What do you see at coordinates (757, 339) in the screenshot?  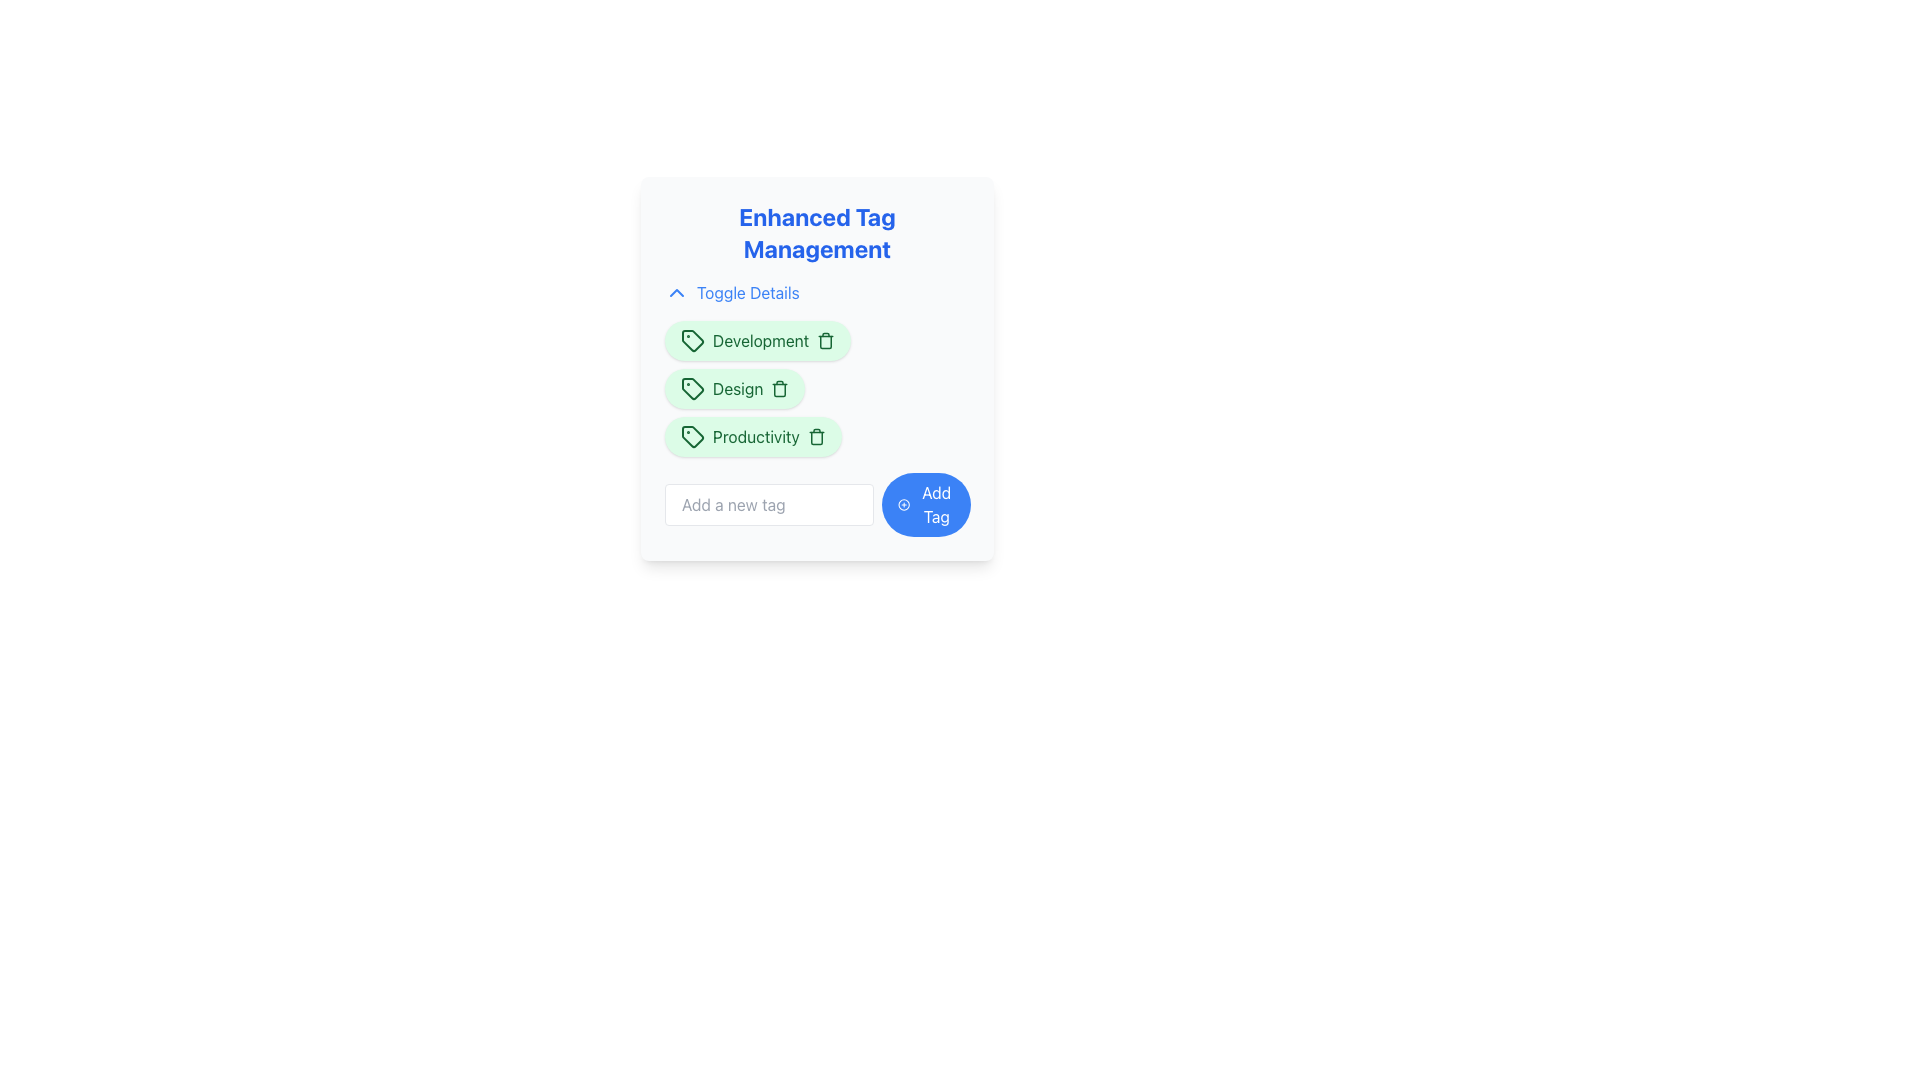 I see `the 'Development' tag element, which features a light green background, green text, and icons for viewing its details` at bounding box center [757, 339].